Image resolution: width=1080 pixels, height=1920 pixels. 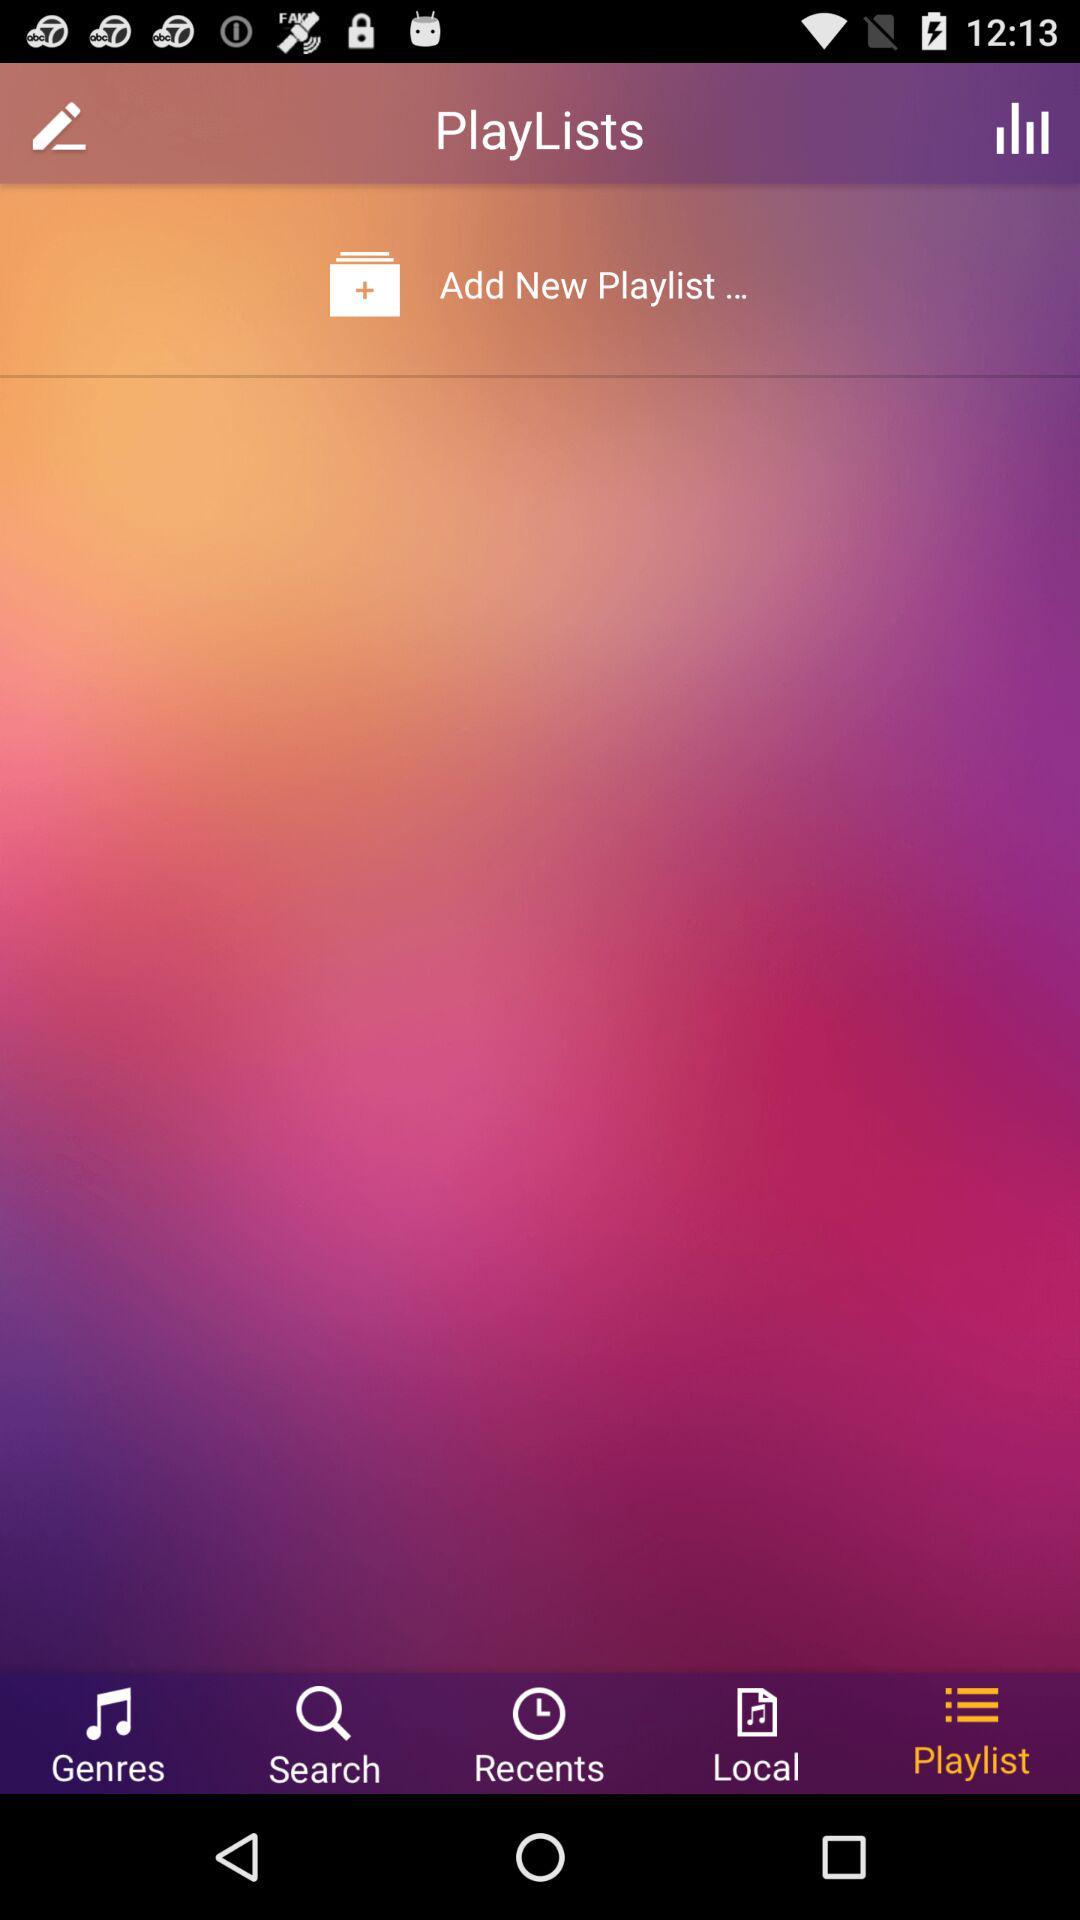 I want to click on the item at the center, so click(x=540, y=1020).